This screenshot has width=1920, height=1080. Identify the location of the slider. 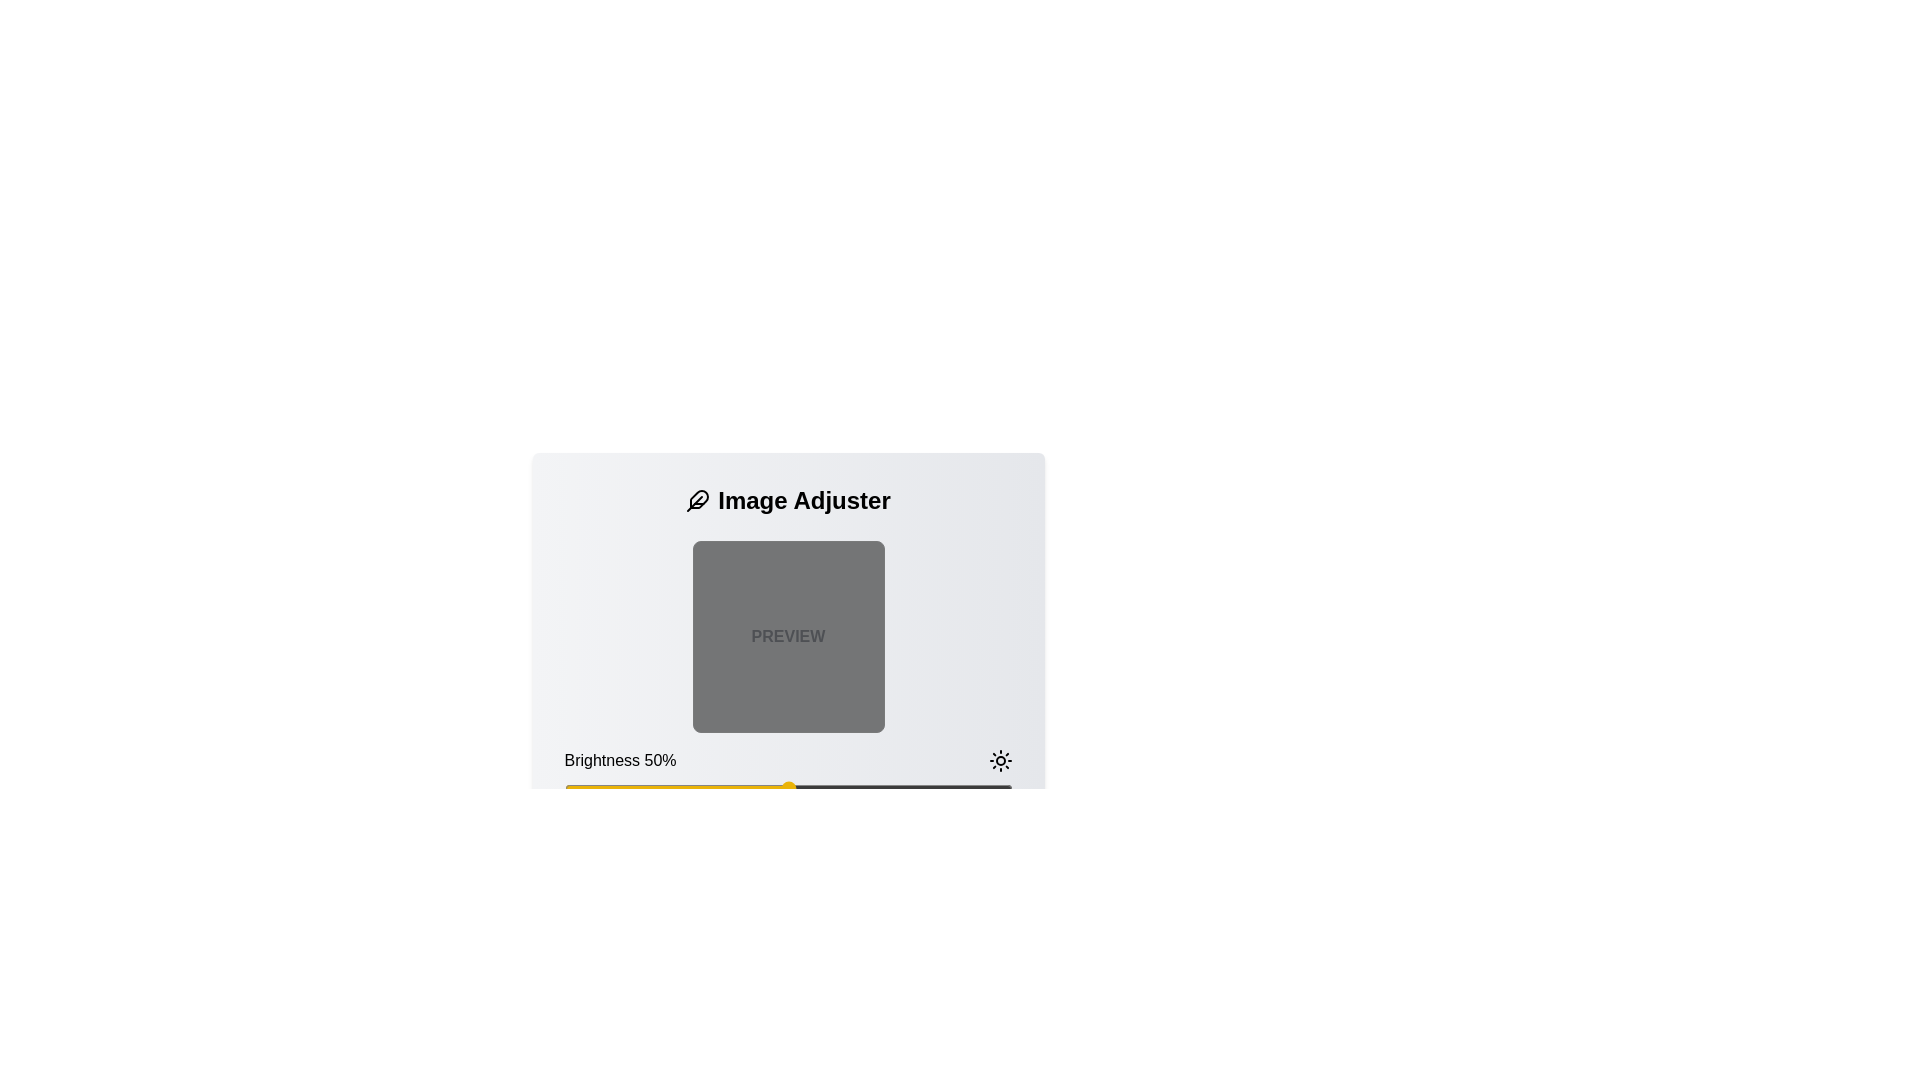
(917, 788).